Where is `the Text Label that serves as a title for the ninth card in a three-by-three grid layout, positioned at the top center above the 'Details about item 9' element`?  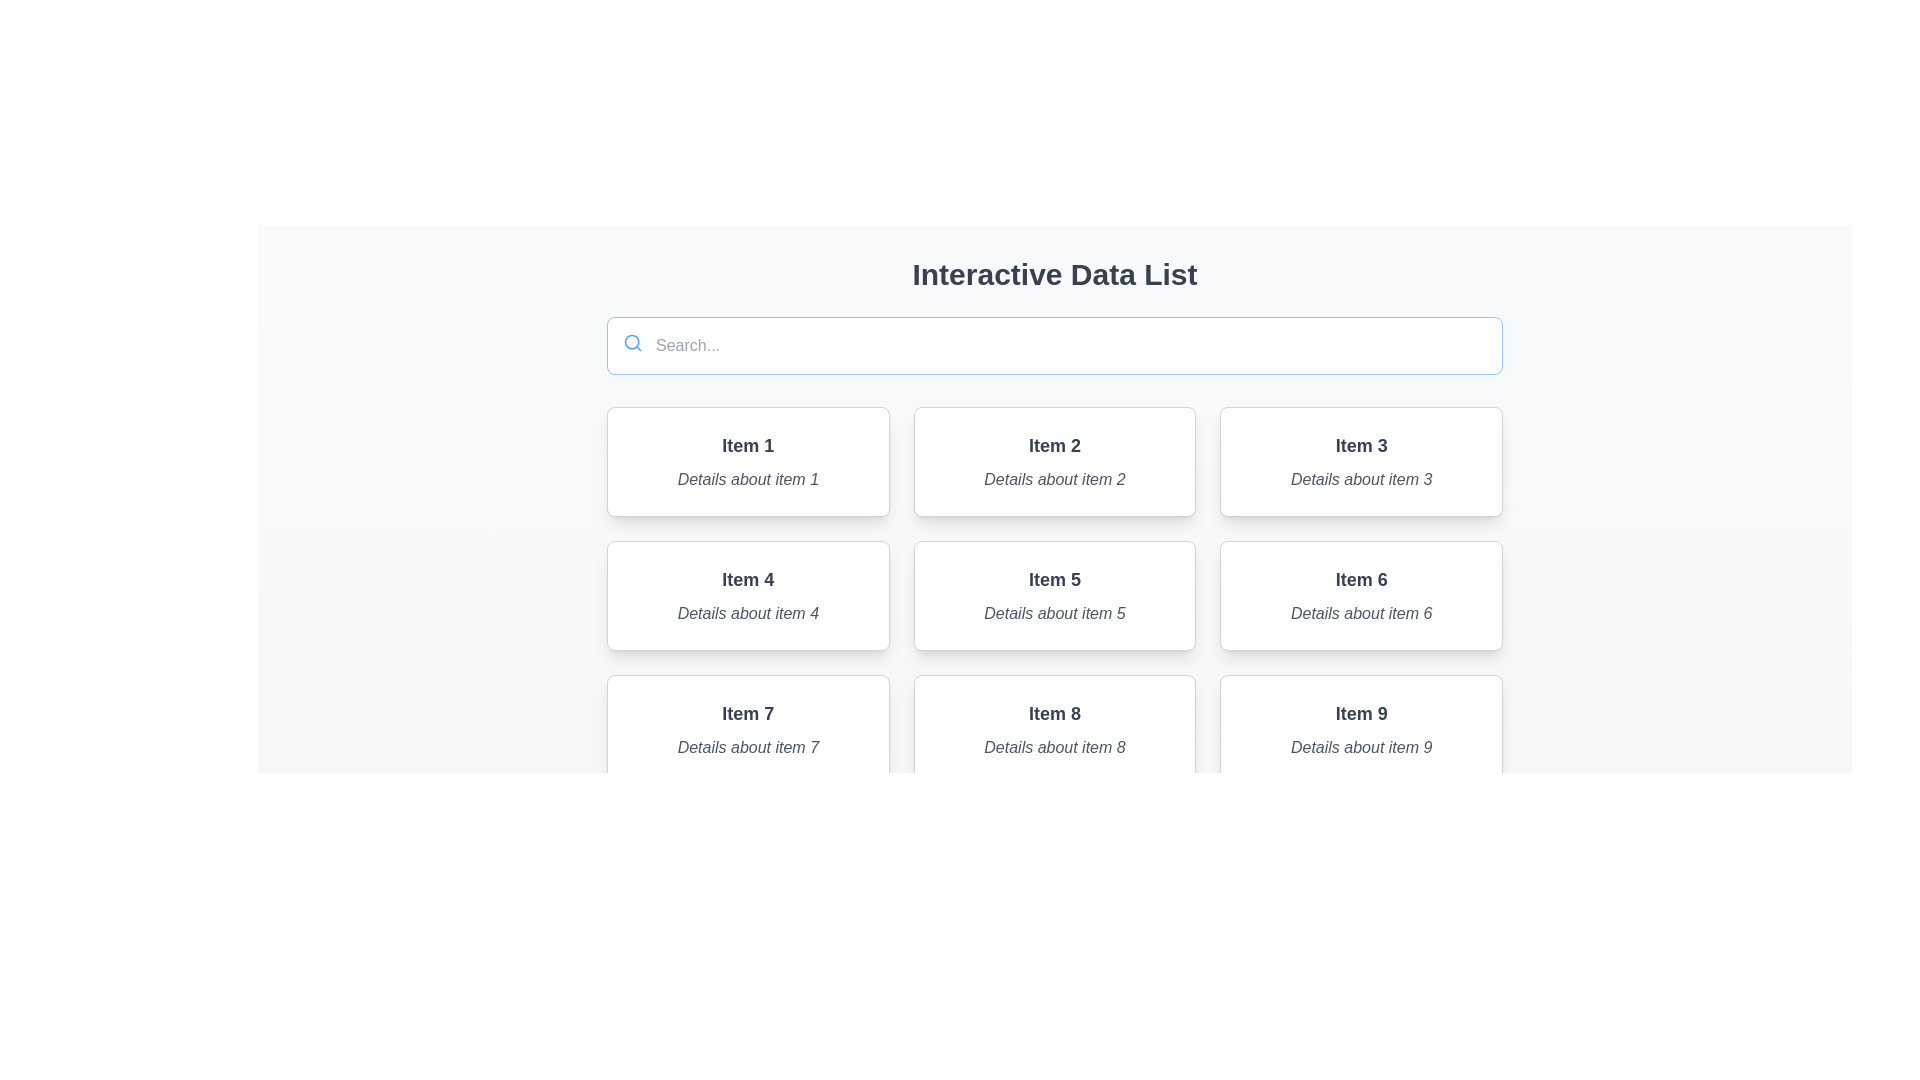
the Text Label that serves as a title for the ninth card in a three-by-three grid layout, positioned at the top center above the 'Details about item 9' element is located at coordinates (1360, 712).